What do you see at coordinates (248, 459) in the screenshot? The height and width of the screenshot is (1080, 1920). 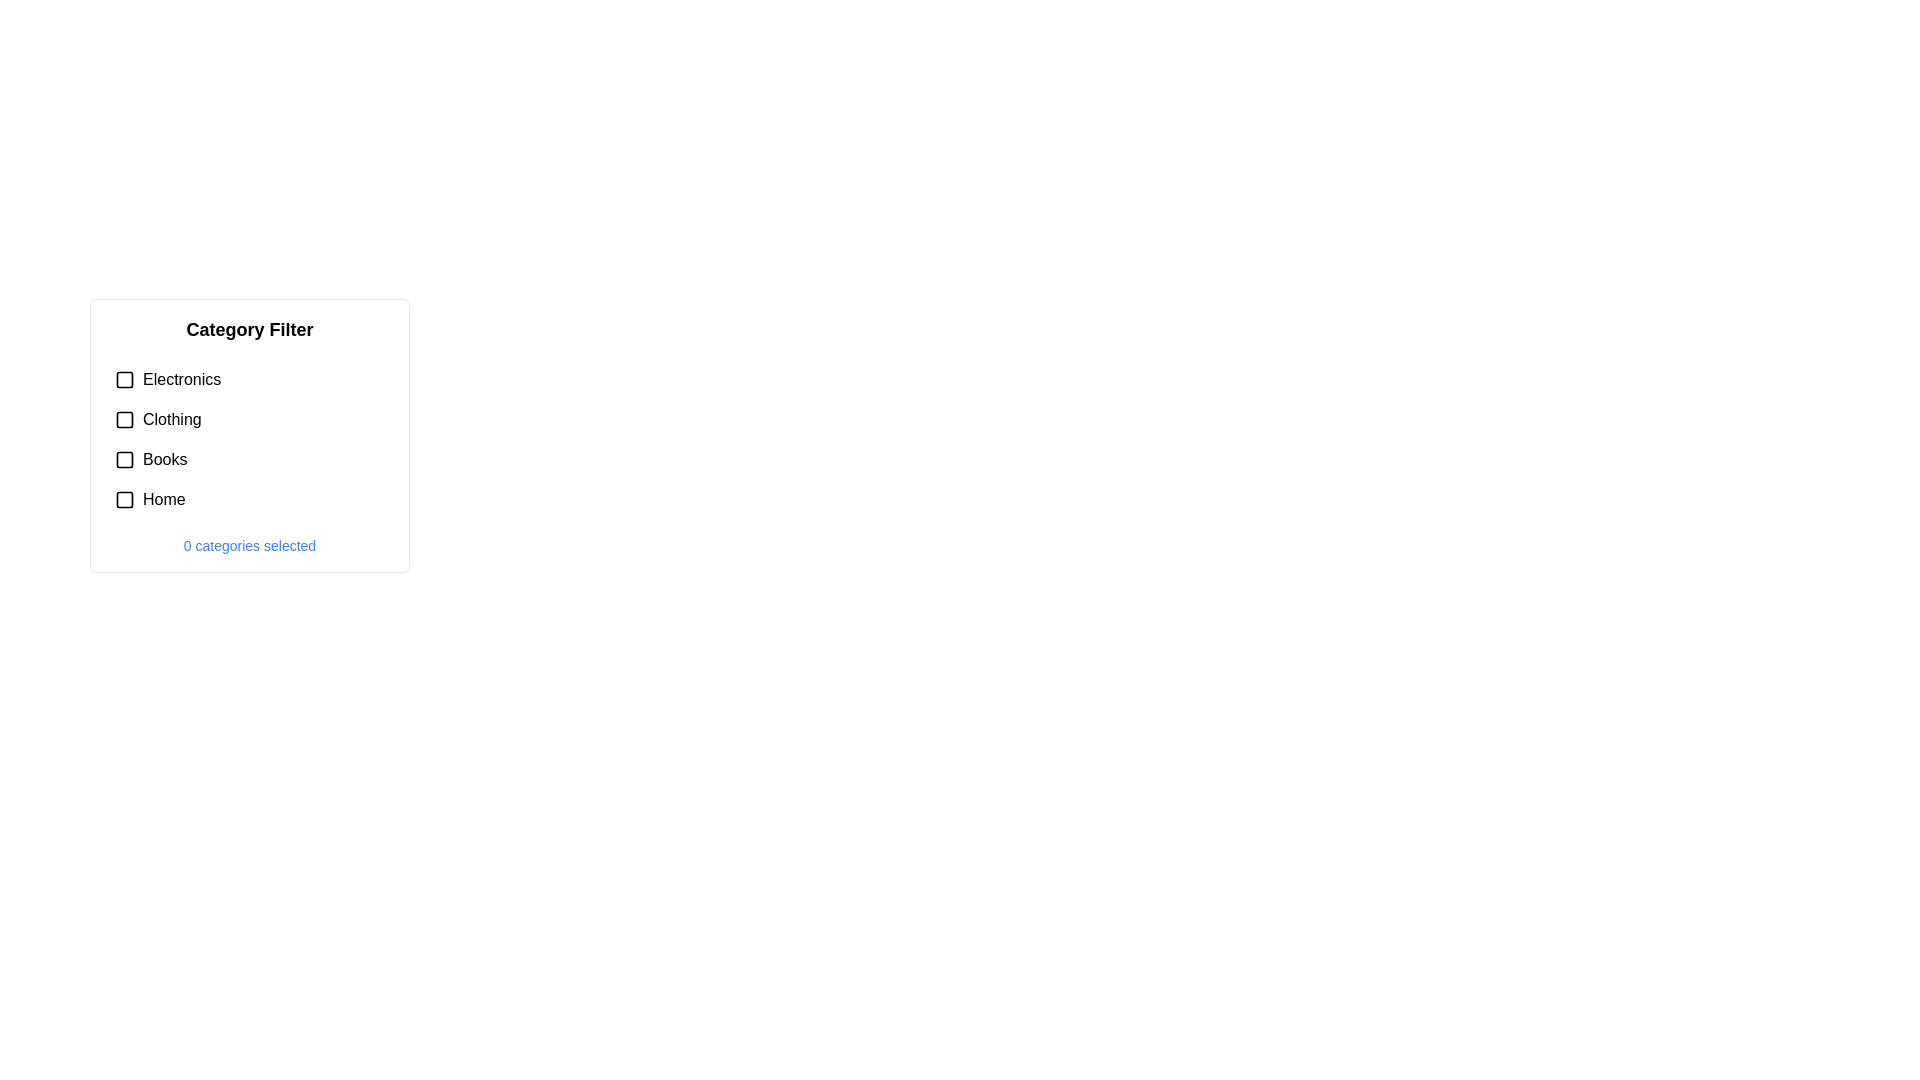 I see `the 'Books' checkbox option within the 'Category Filter'` at bounding box center [248, 459].